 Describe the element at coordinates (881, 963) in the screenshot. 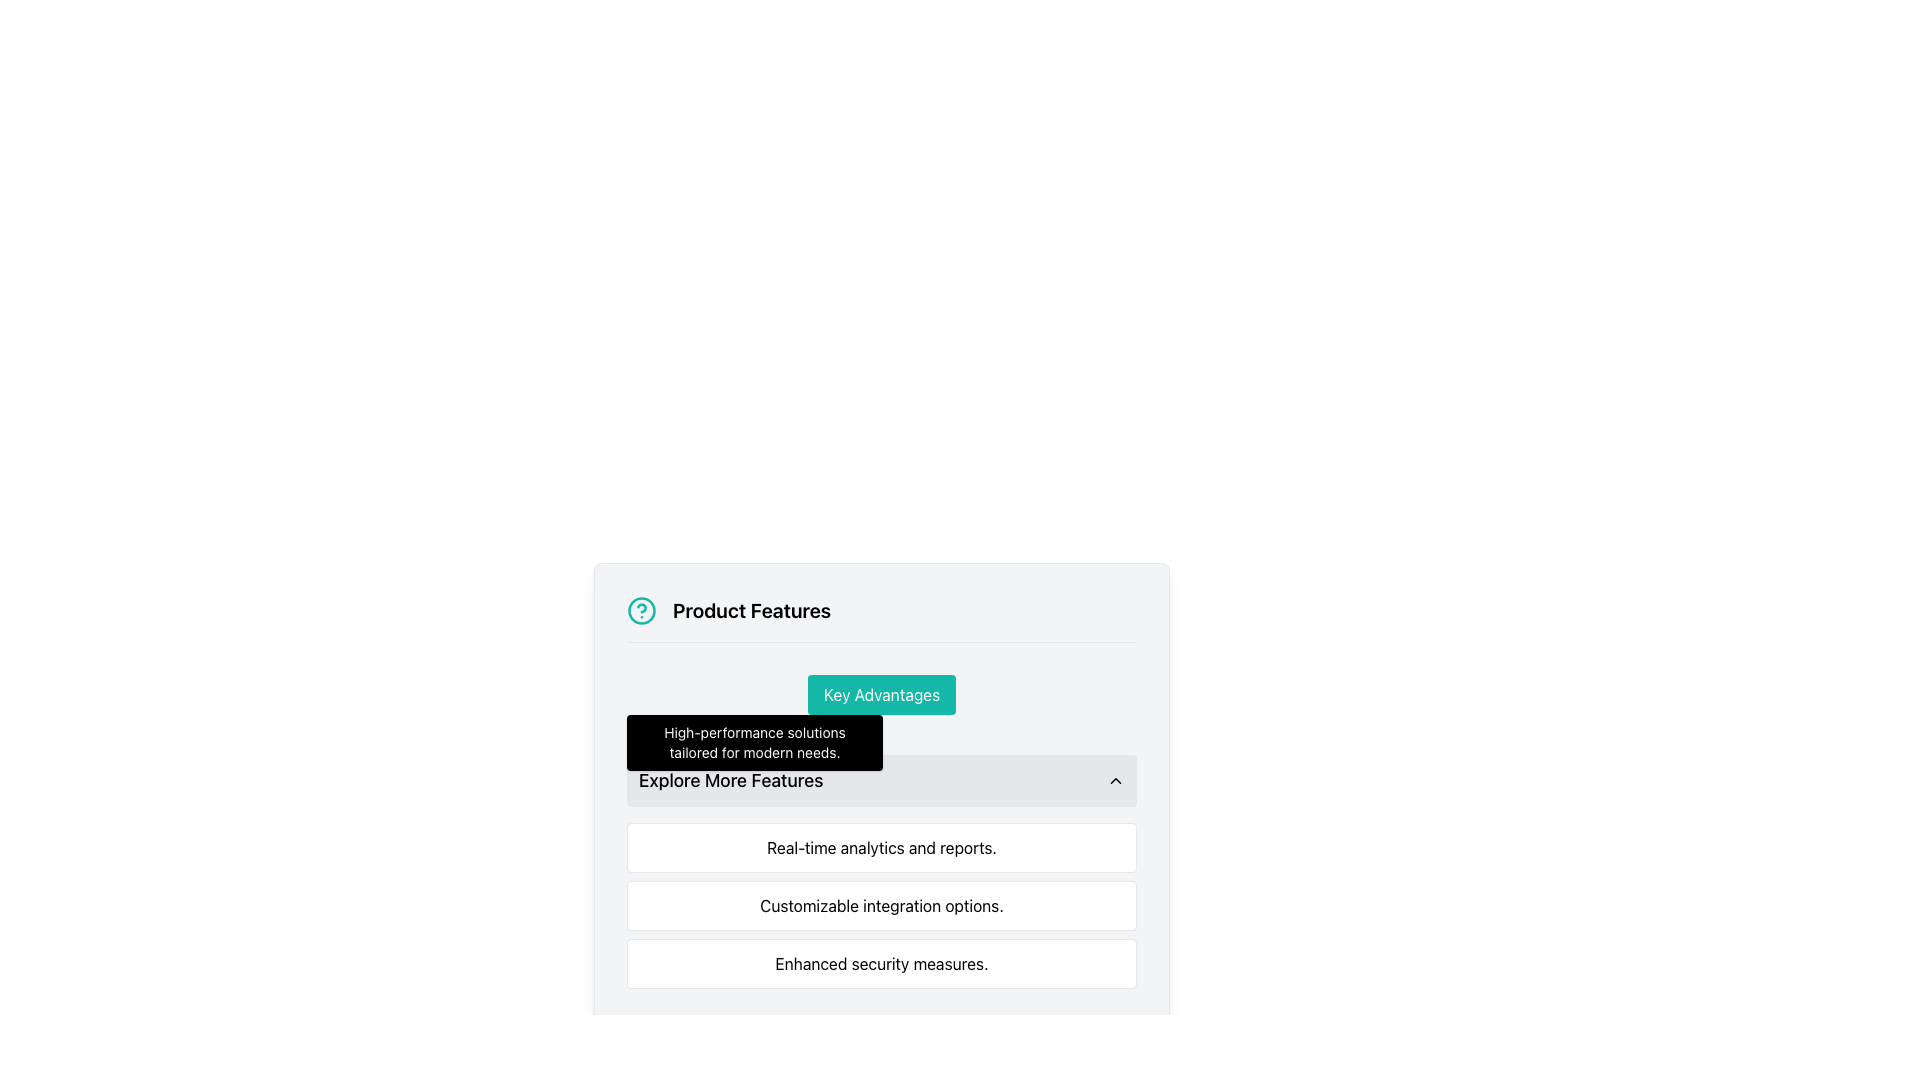

I see `the informational text block that contains the text 'Enhanced security measures.' which is the third element in a vertical list of containers` at that location.